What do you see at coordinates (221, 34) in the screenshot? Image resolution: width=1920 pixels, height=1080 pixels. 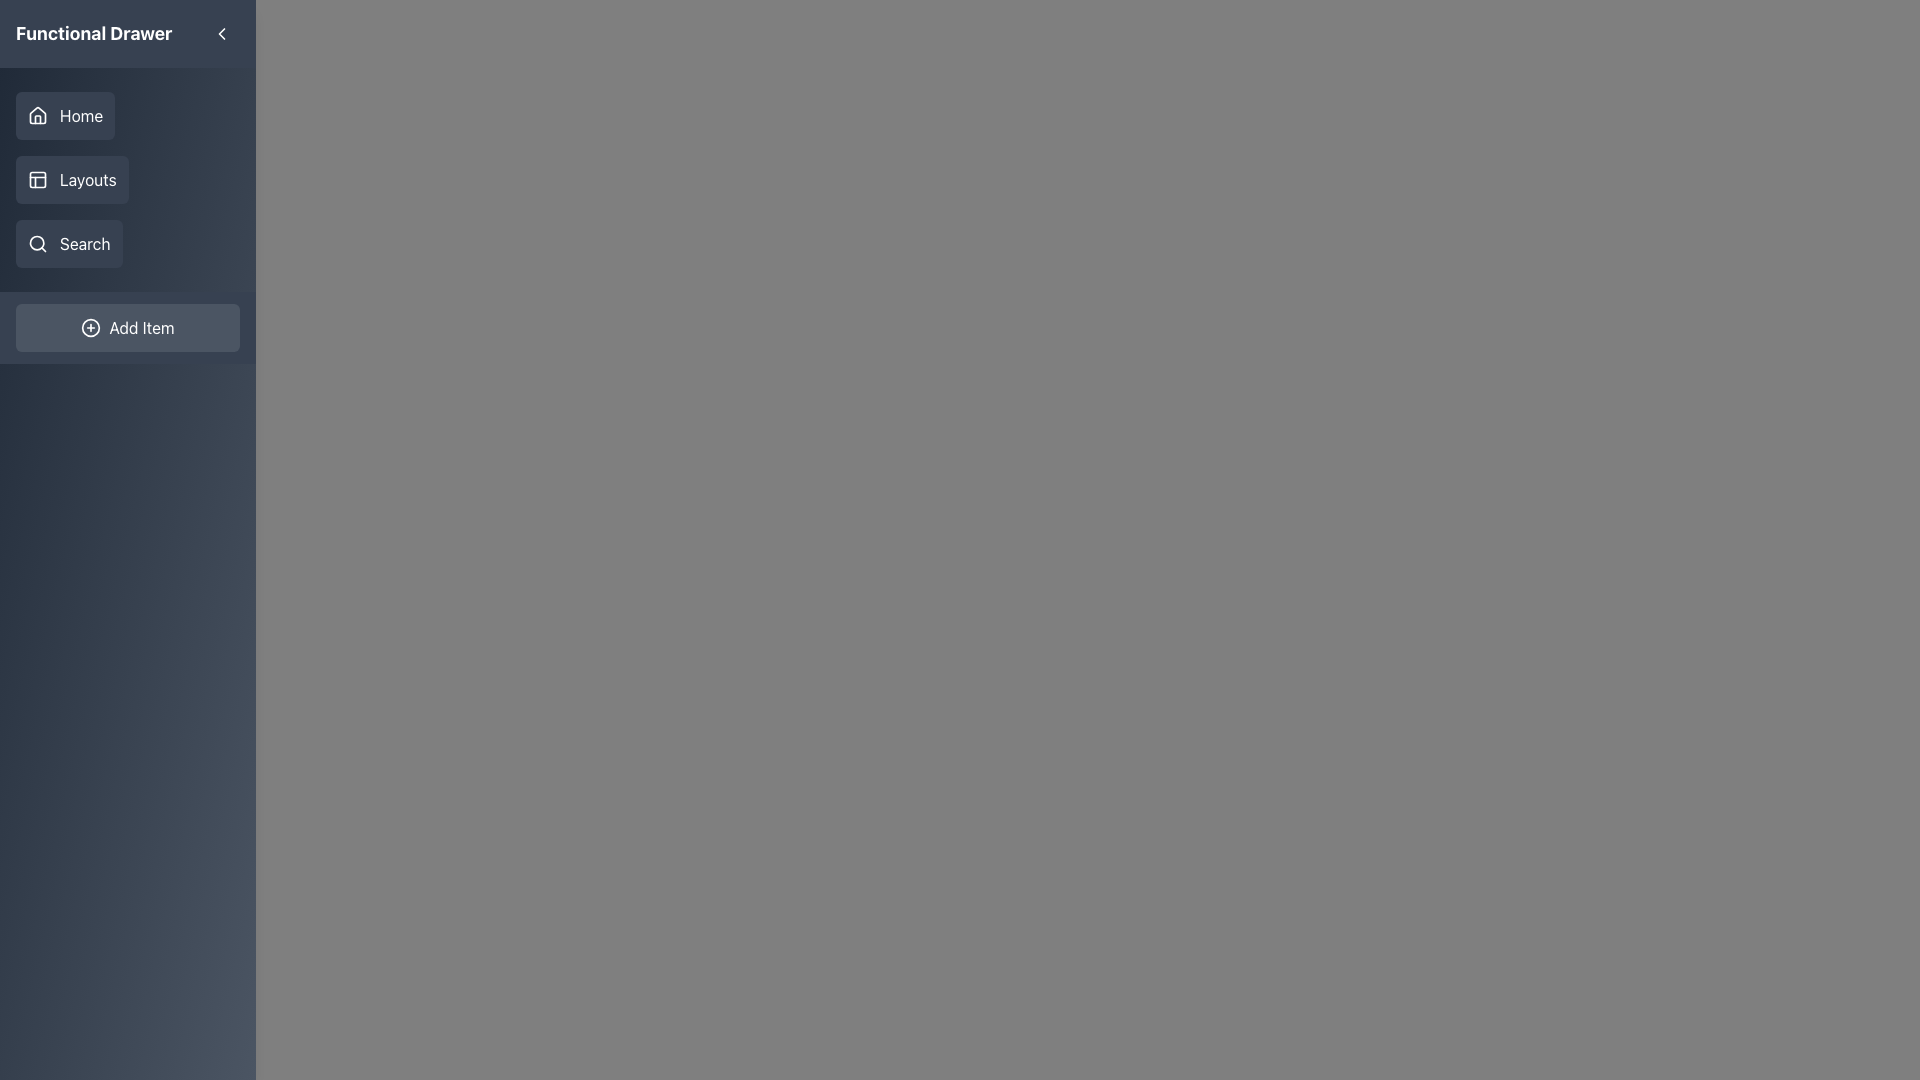 I see `the button with a left chevron icon located in the upper-right corner of the dark side navigation panel, adjacent to the title 'Functional Drawer'` at bounding box center [221, 34].